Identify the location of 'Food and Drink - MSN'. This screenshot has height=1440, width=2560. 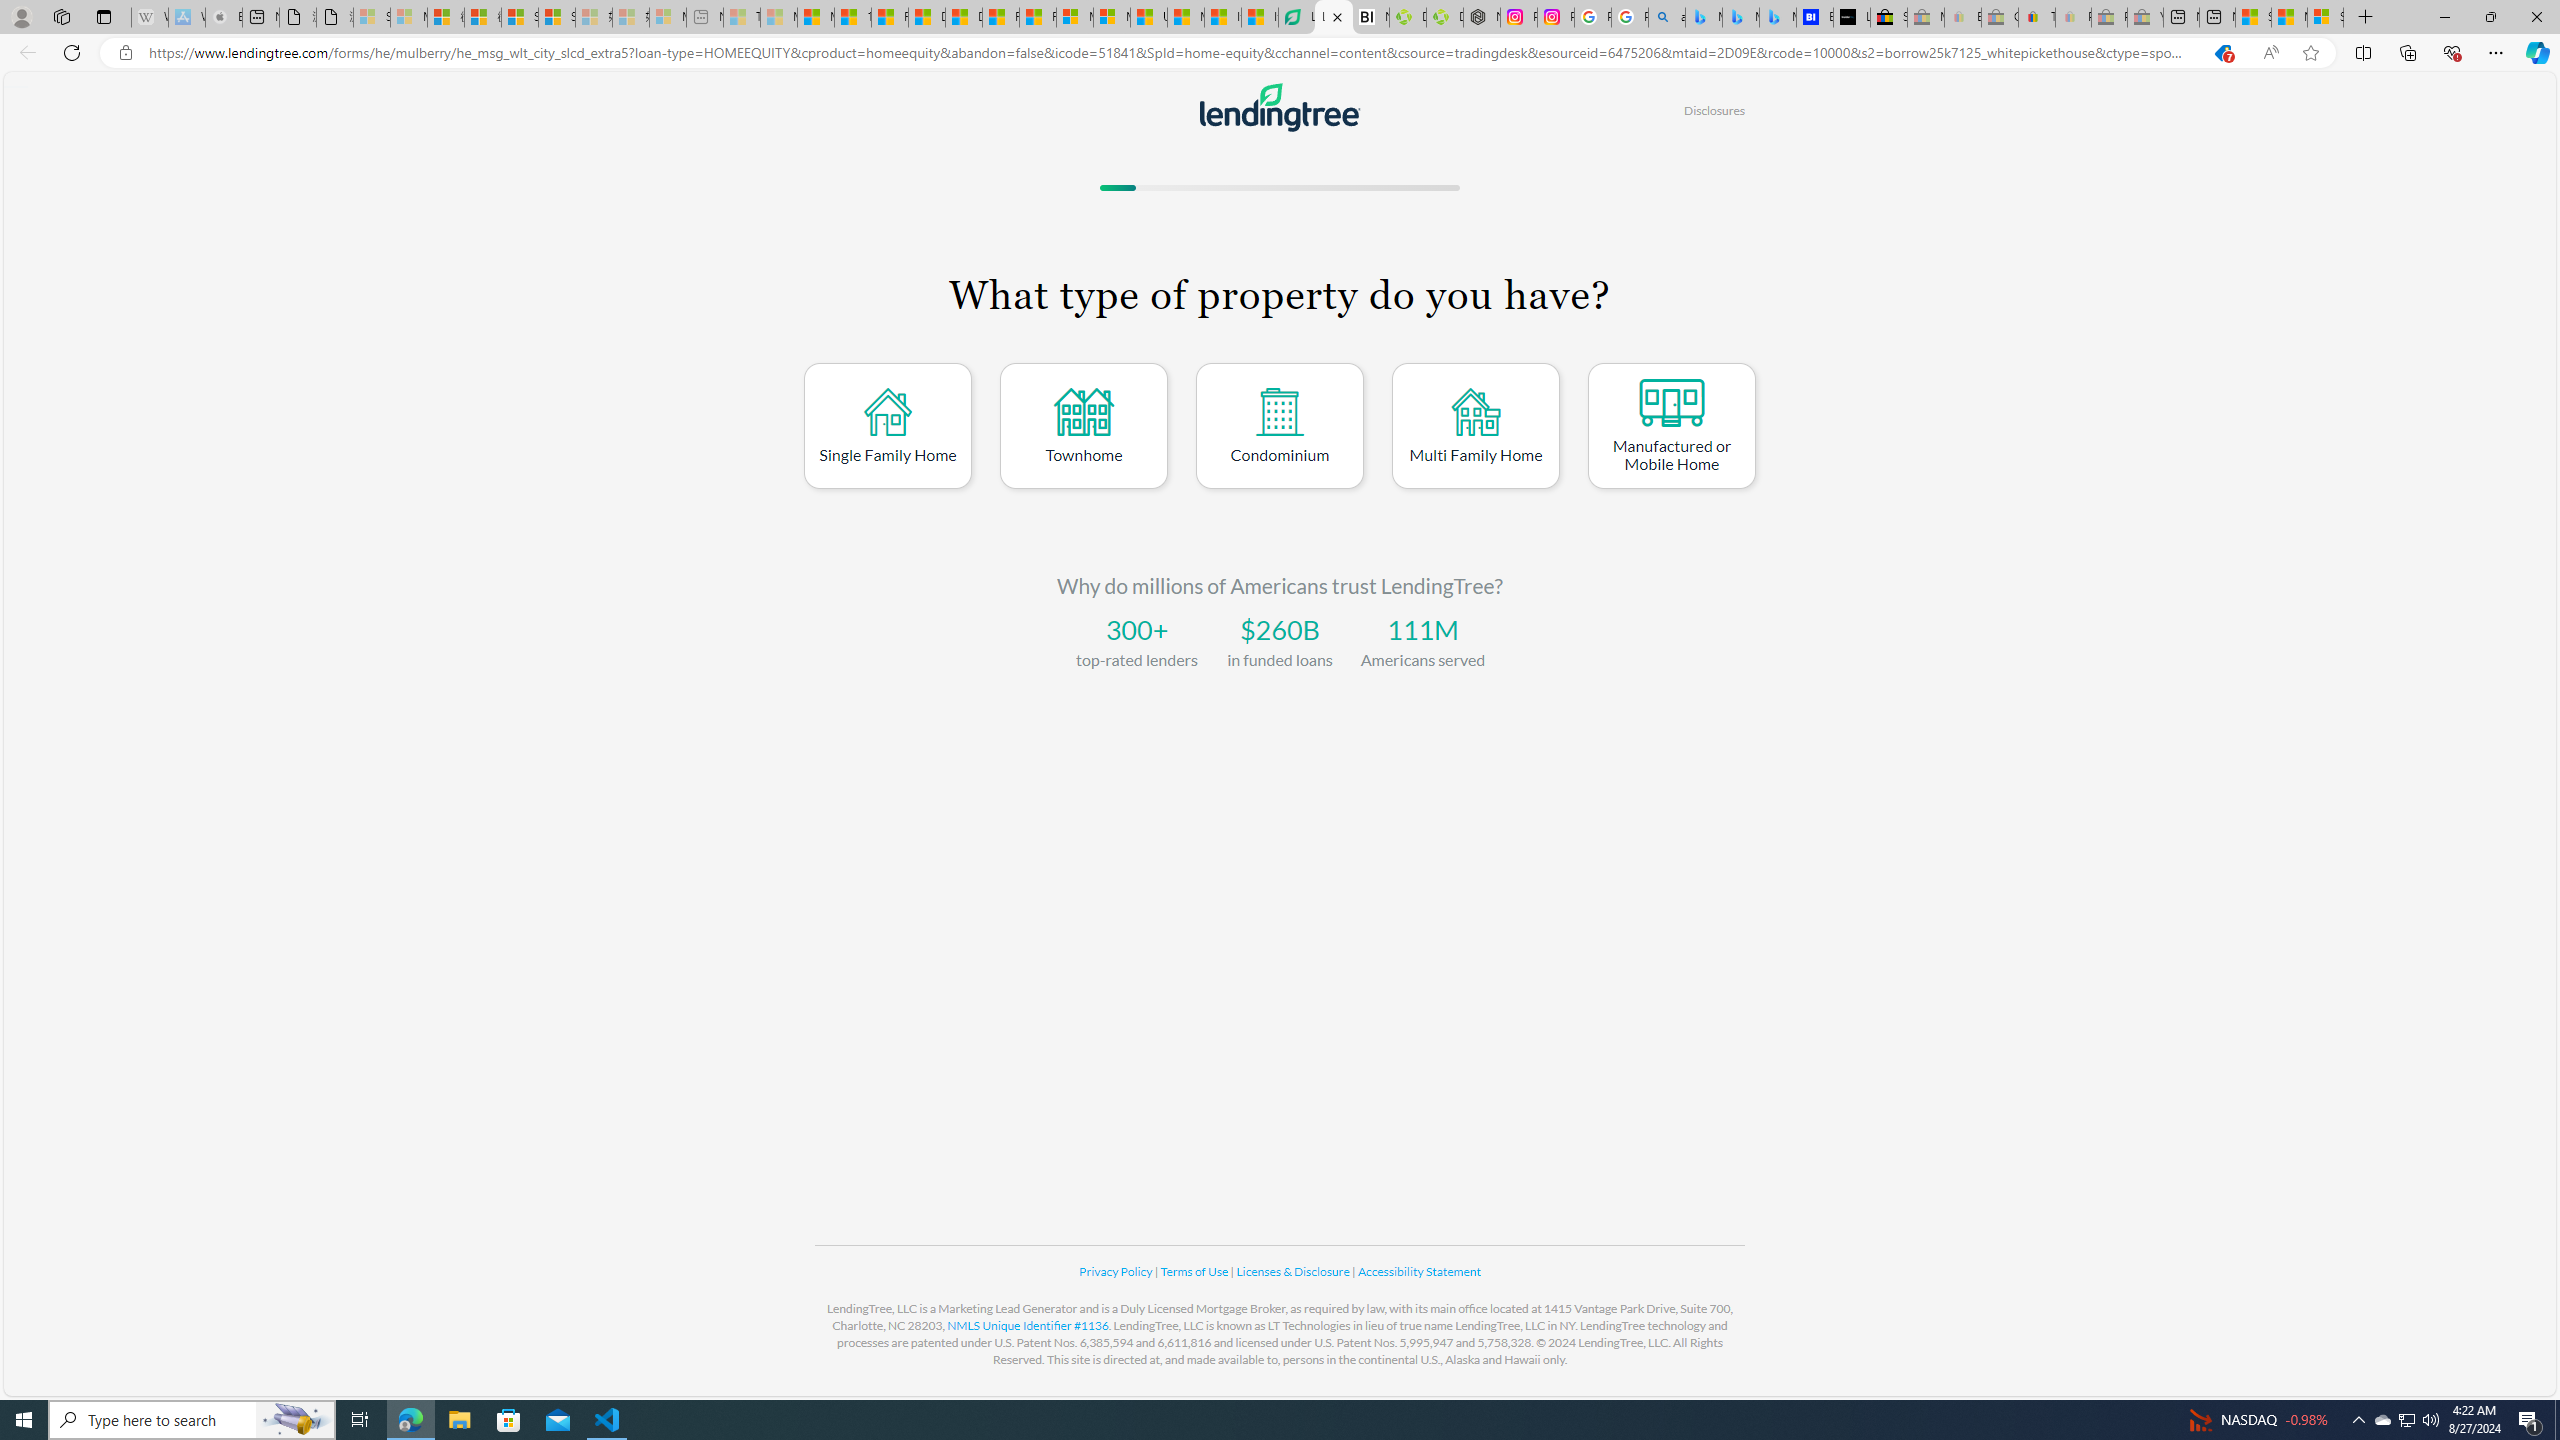
(888, 16).